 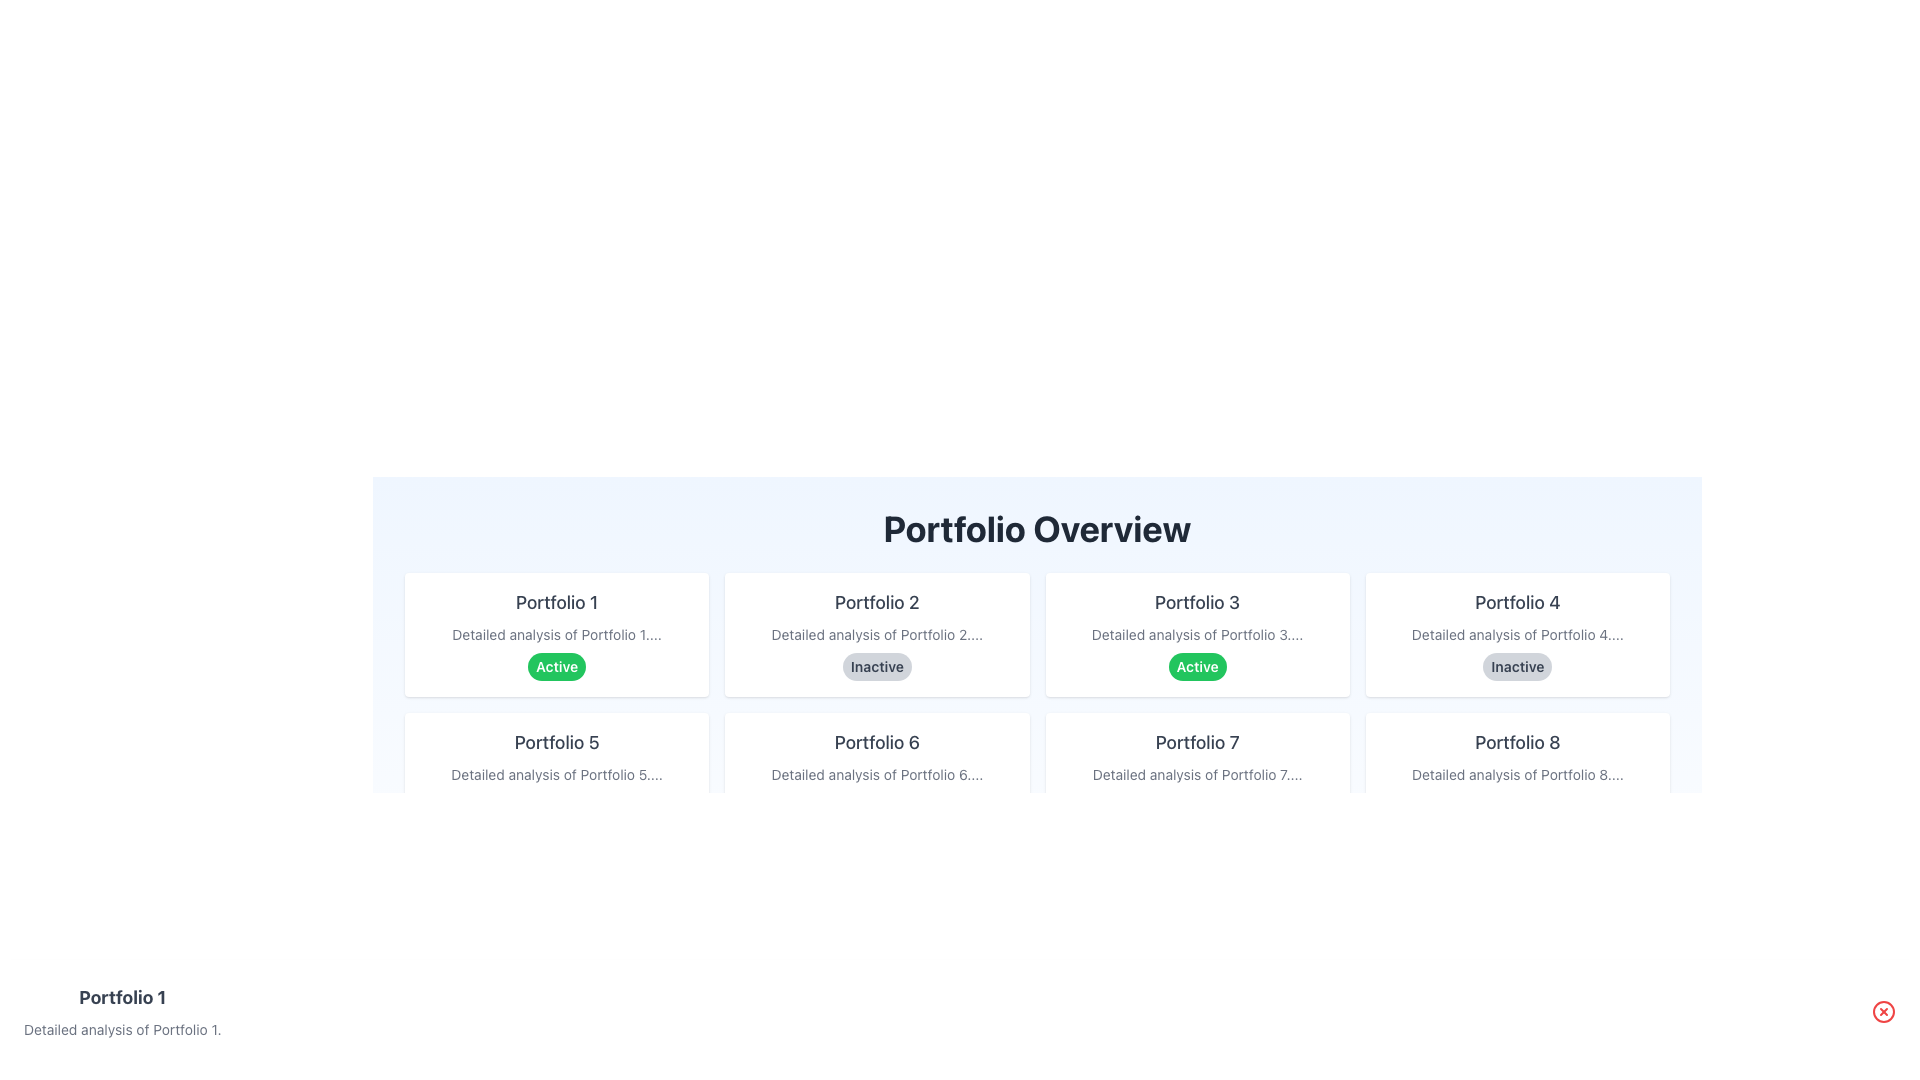 I want to click on the static label displaying 'Inactive' located at the bottom of the card titled 'Portfolio 2' in the grid layout under 'Portfolio Overview', so click(x=877, y=667).